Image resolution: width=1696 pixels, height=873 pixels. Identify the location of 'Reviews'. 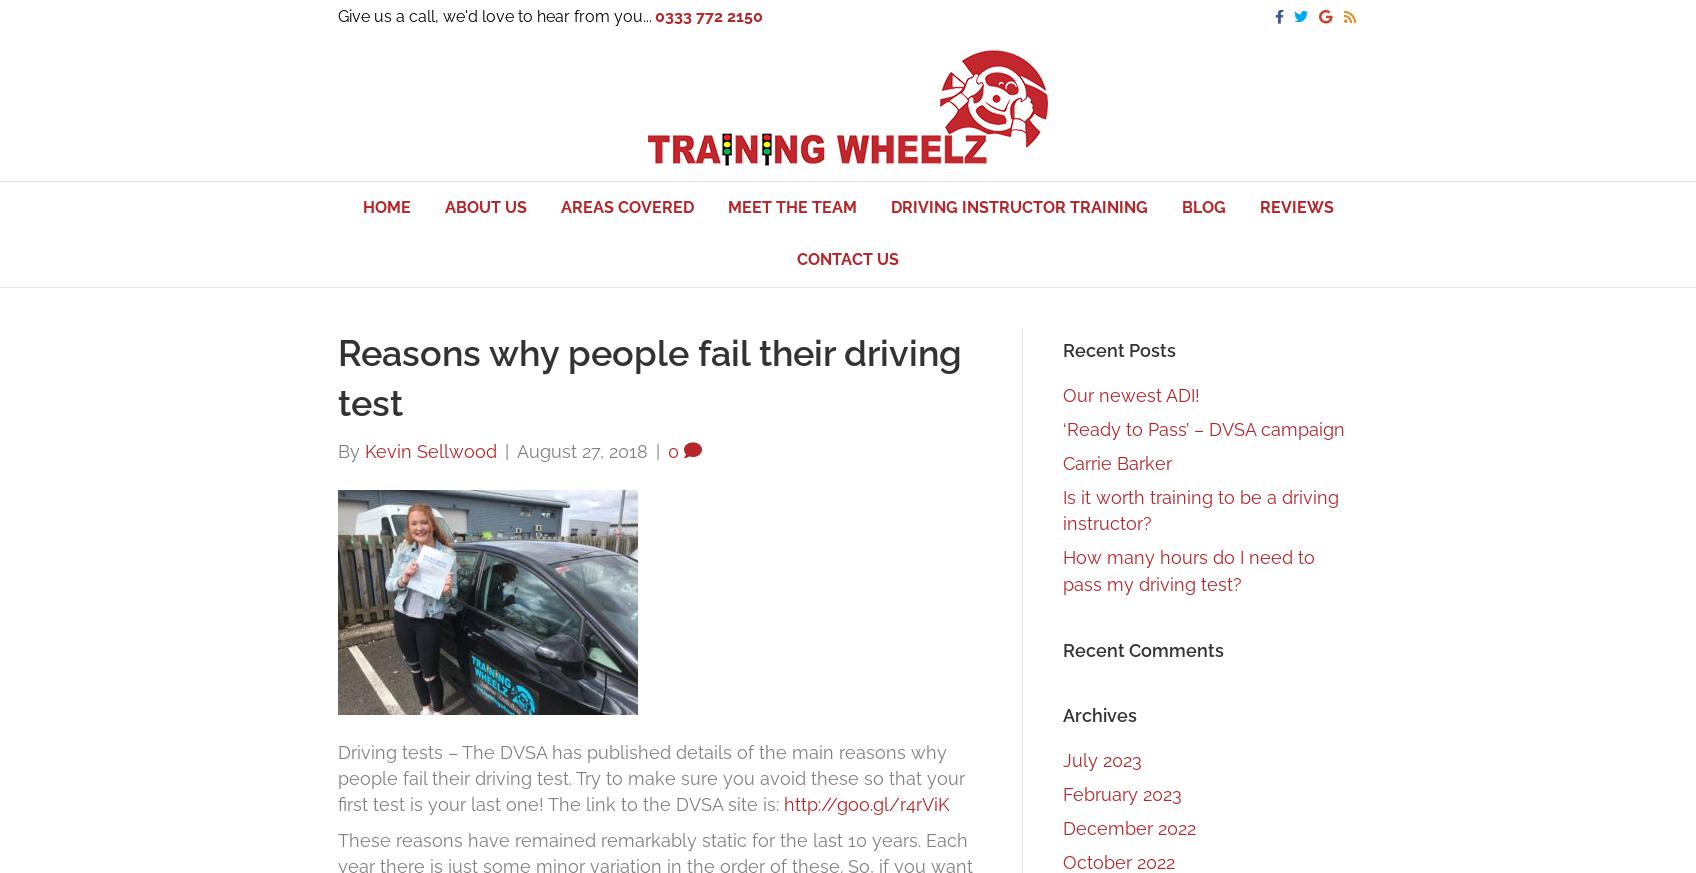
(1257, 206).